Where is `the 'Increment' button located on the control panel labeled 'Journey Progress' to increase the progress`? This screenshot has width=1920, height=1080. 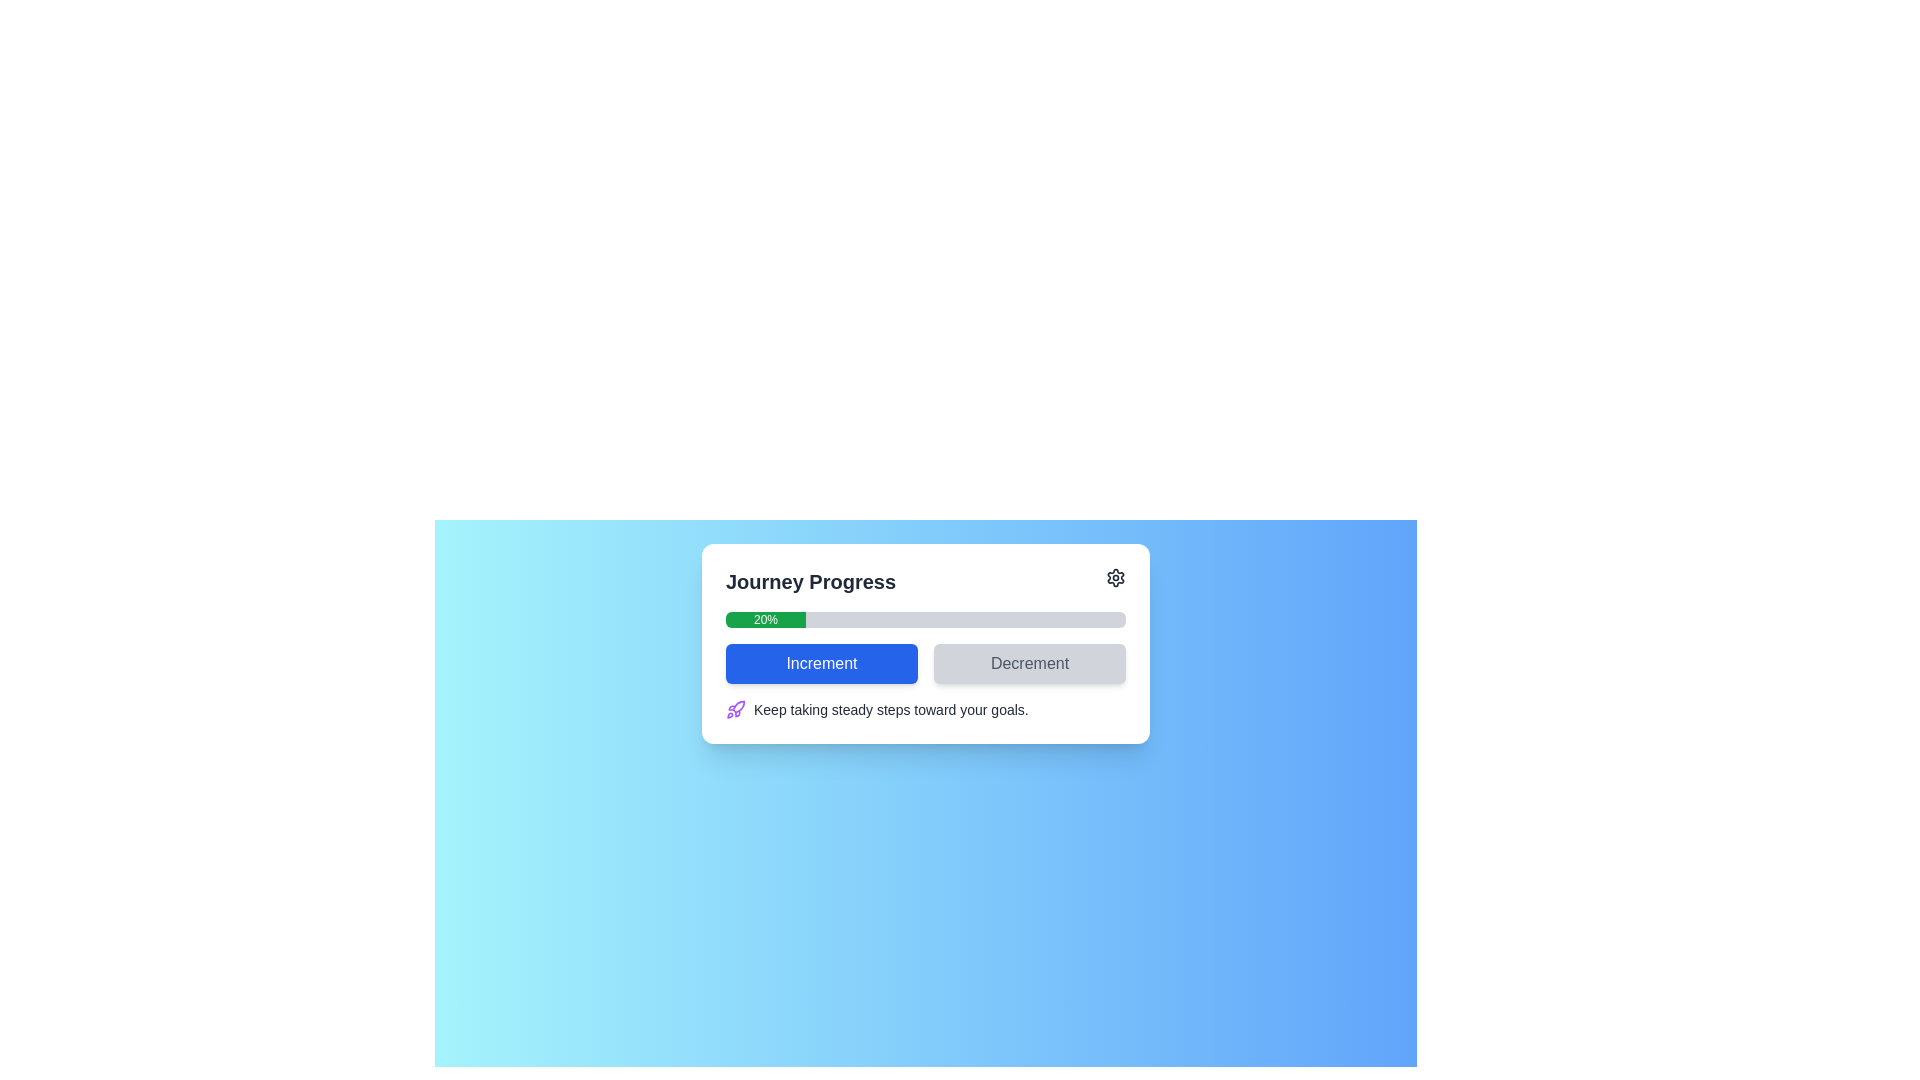 the 'Increment' button located on the control panel labeled 'Journey Progress' to increase the progress is located at coordinates (925, 644).